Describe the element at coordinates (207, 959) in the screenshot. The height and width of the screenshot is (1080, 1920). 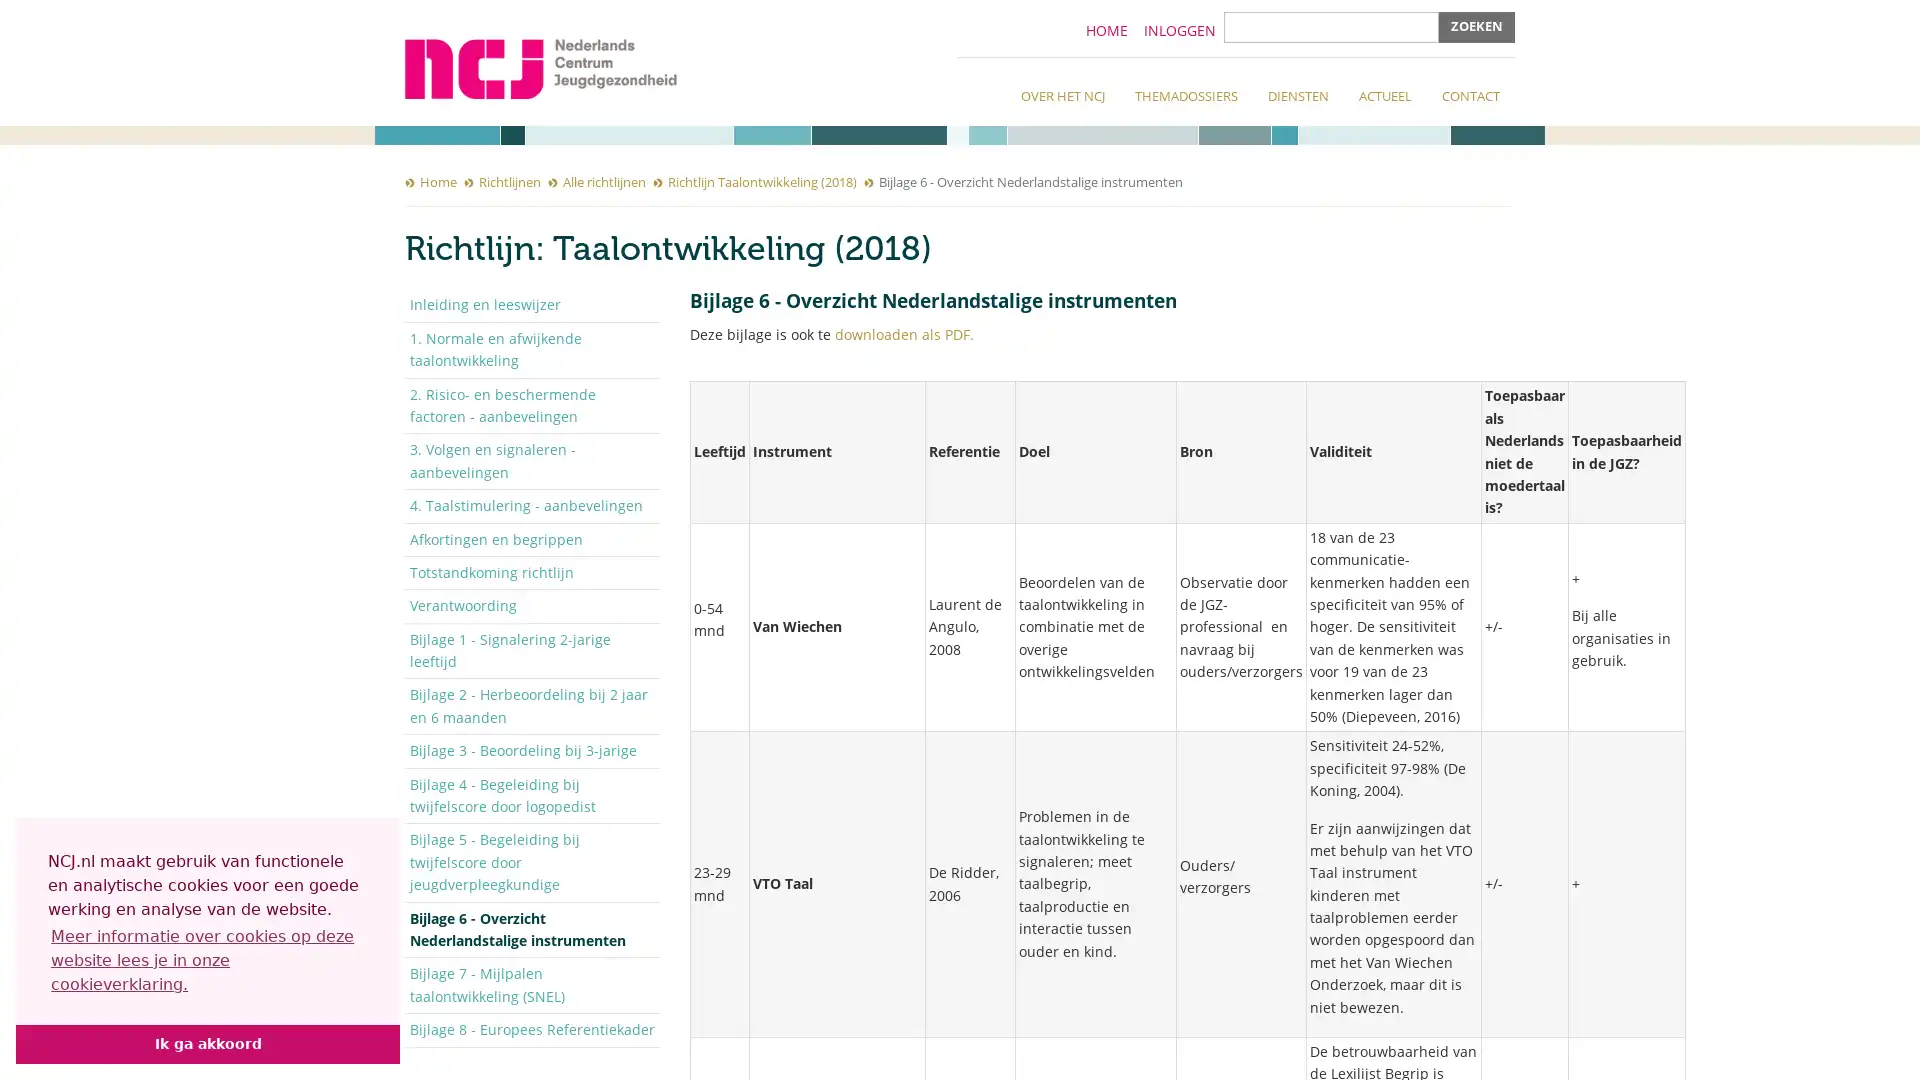
I see `learn more about cookies` at that location.